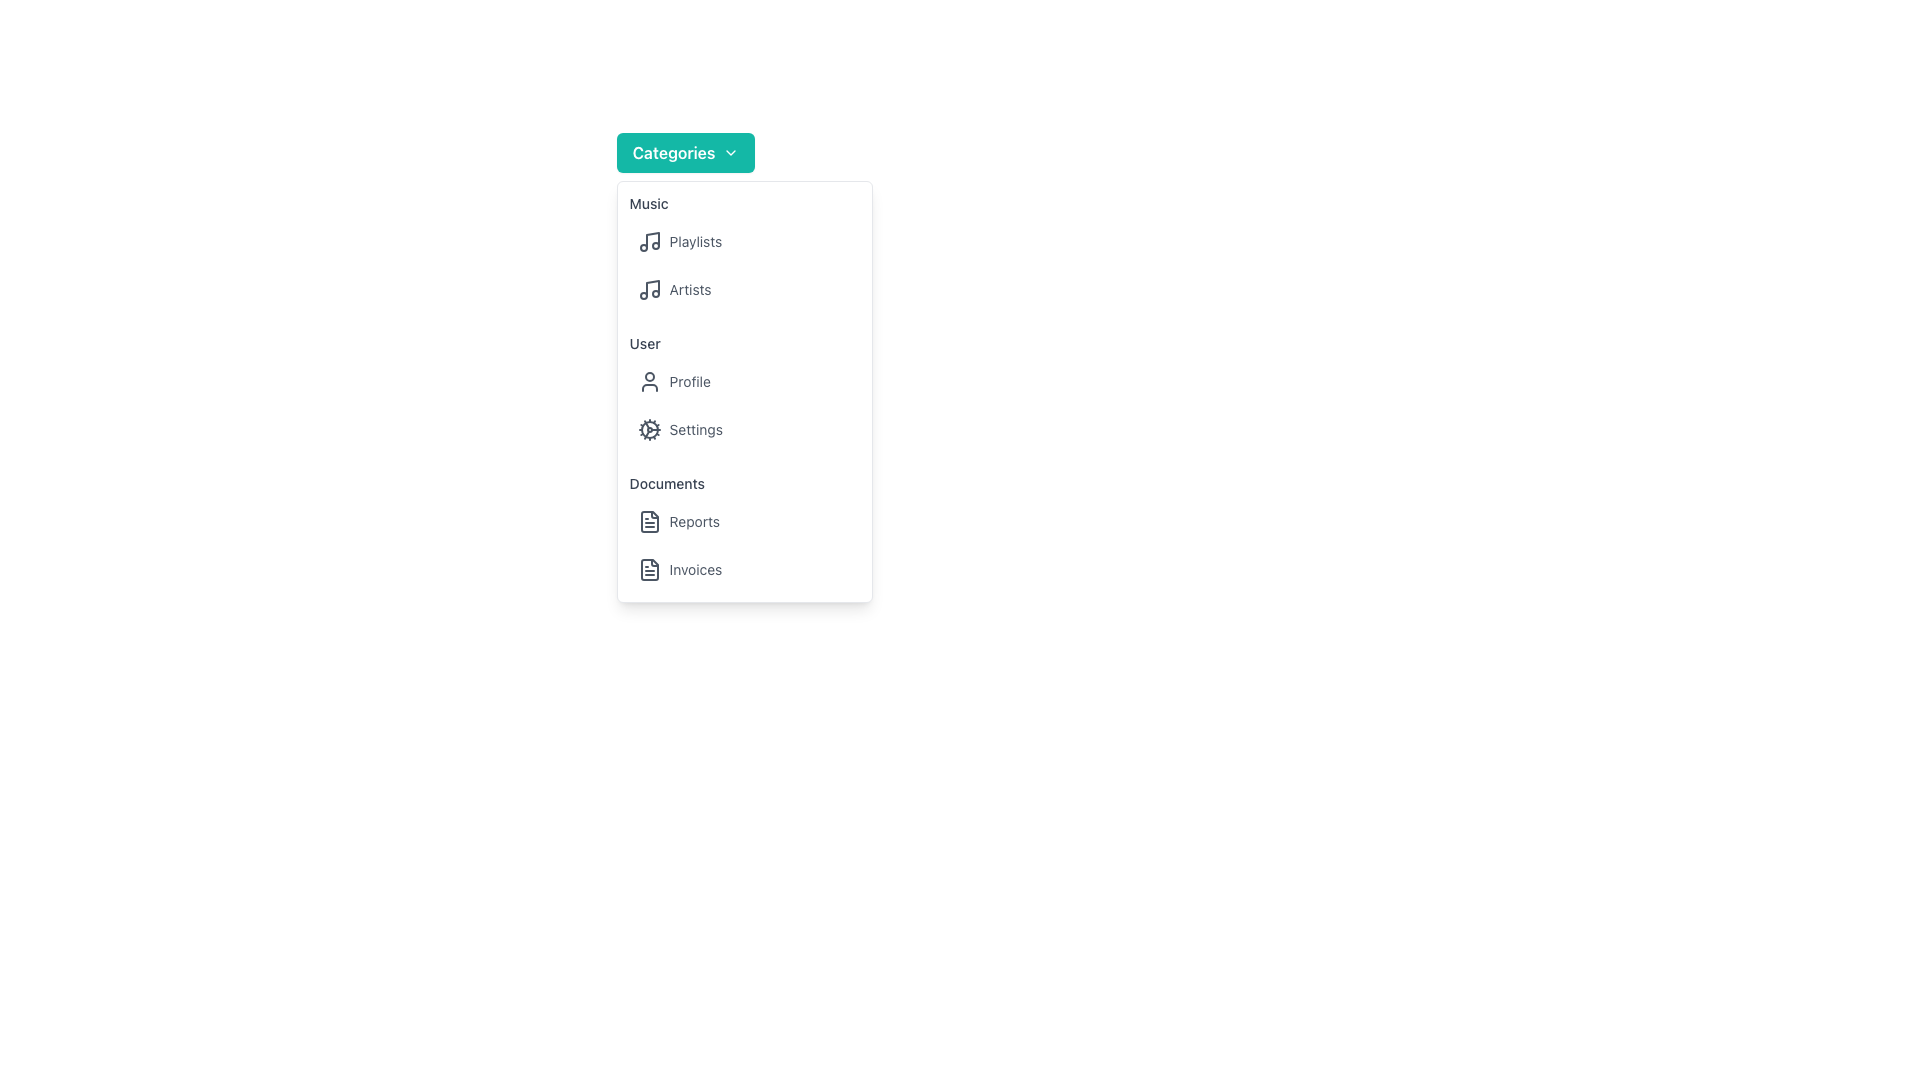  I want to click on the navigation button for artists located below the 'Playlists' option in the 'Music' section of the sidebar menu, so click(743, 289).